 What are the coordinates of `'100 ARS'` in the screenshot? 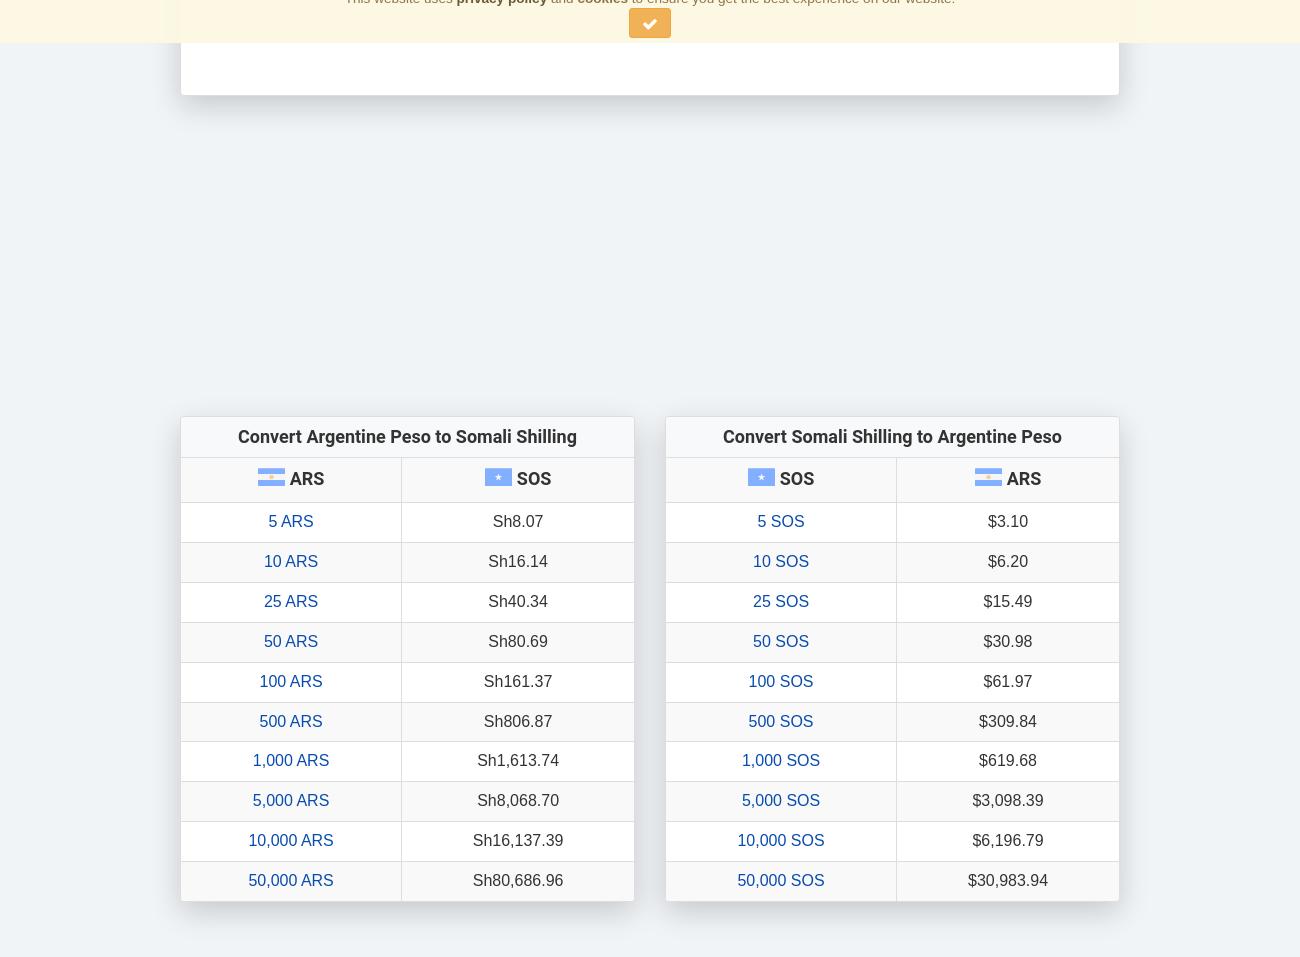 It's located at (290, 680).